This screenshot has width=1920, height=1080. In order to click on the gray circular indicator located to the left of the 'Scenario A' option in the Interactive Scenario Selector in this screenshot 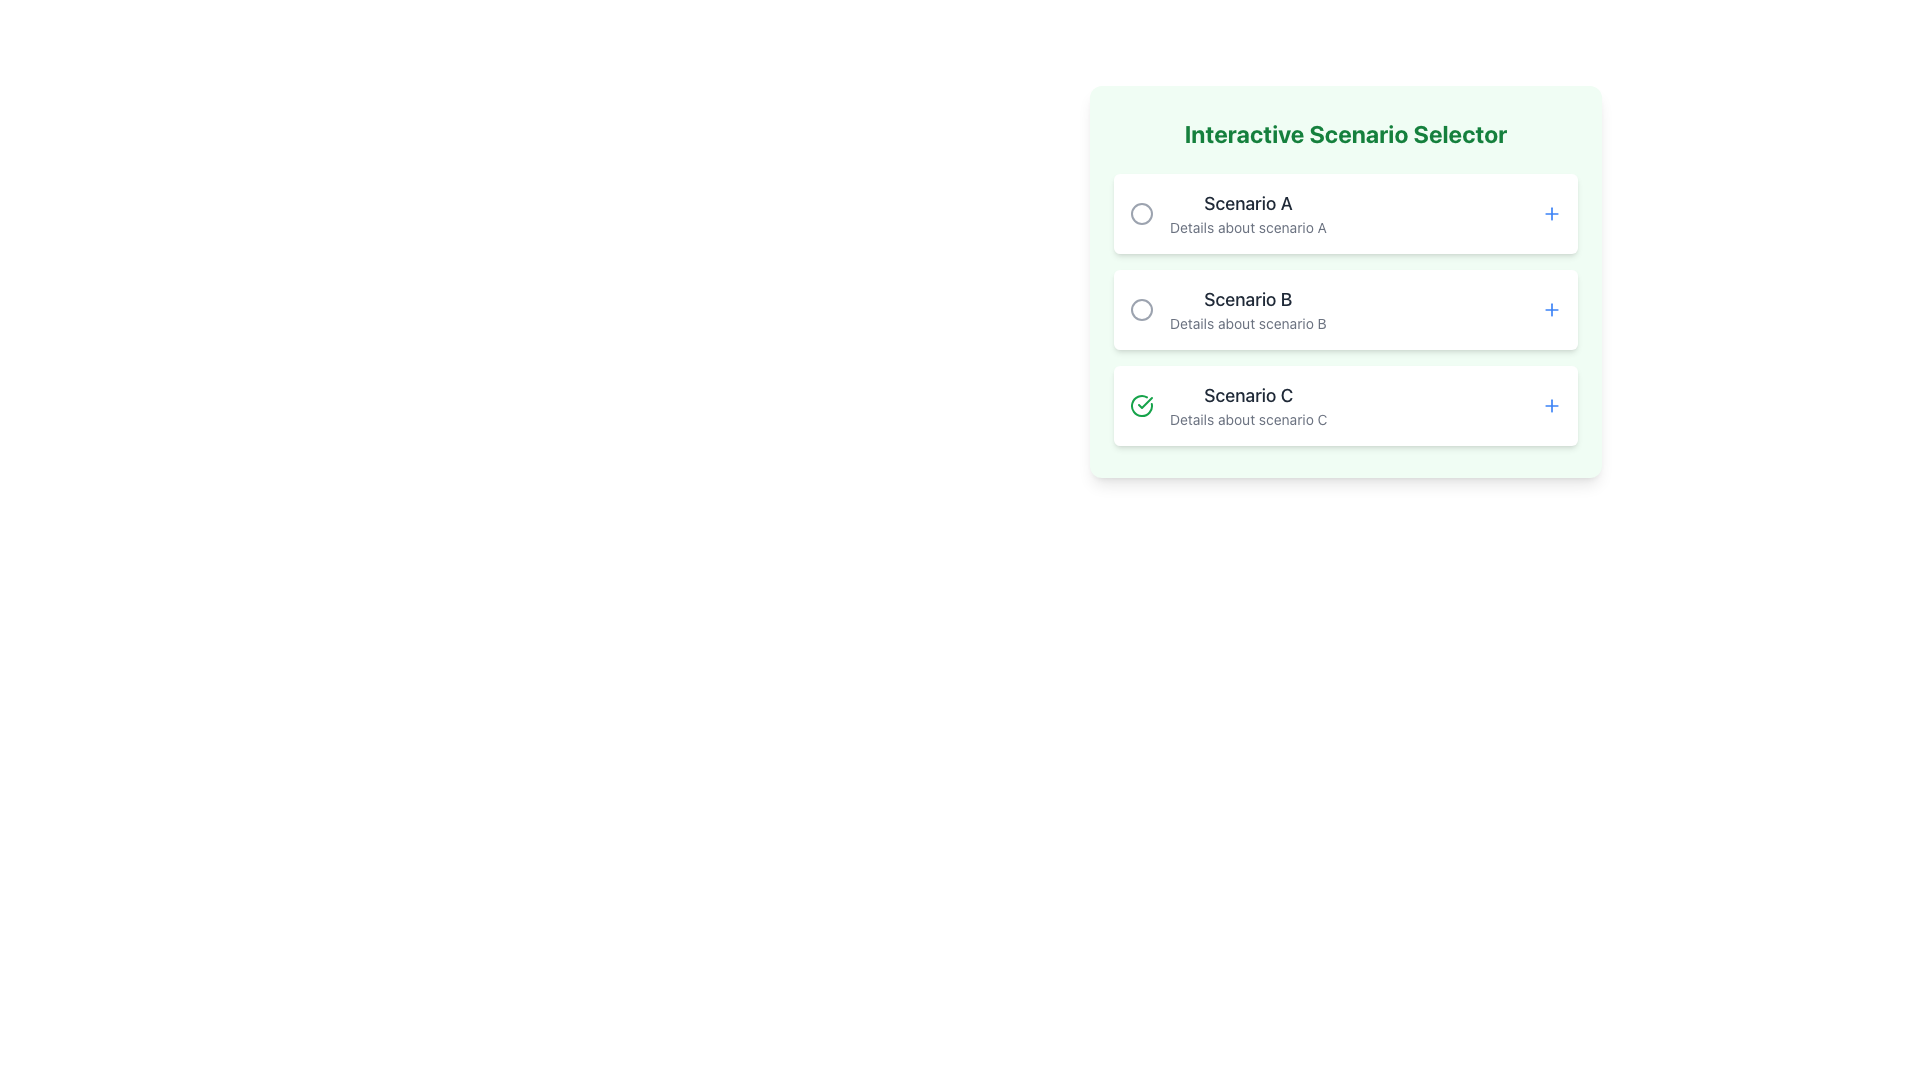, I will do `click(1142, 213)`.